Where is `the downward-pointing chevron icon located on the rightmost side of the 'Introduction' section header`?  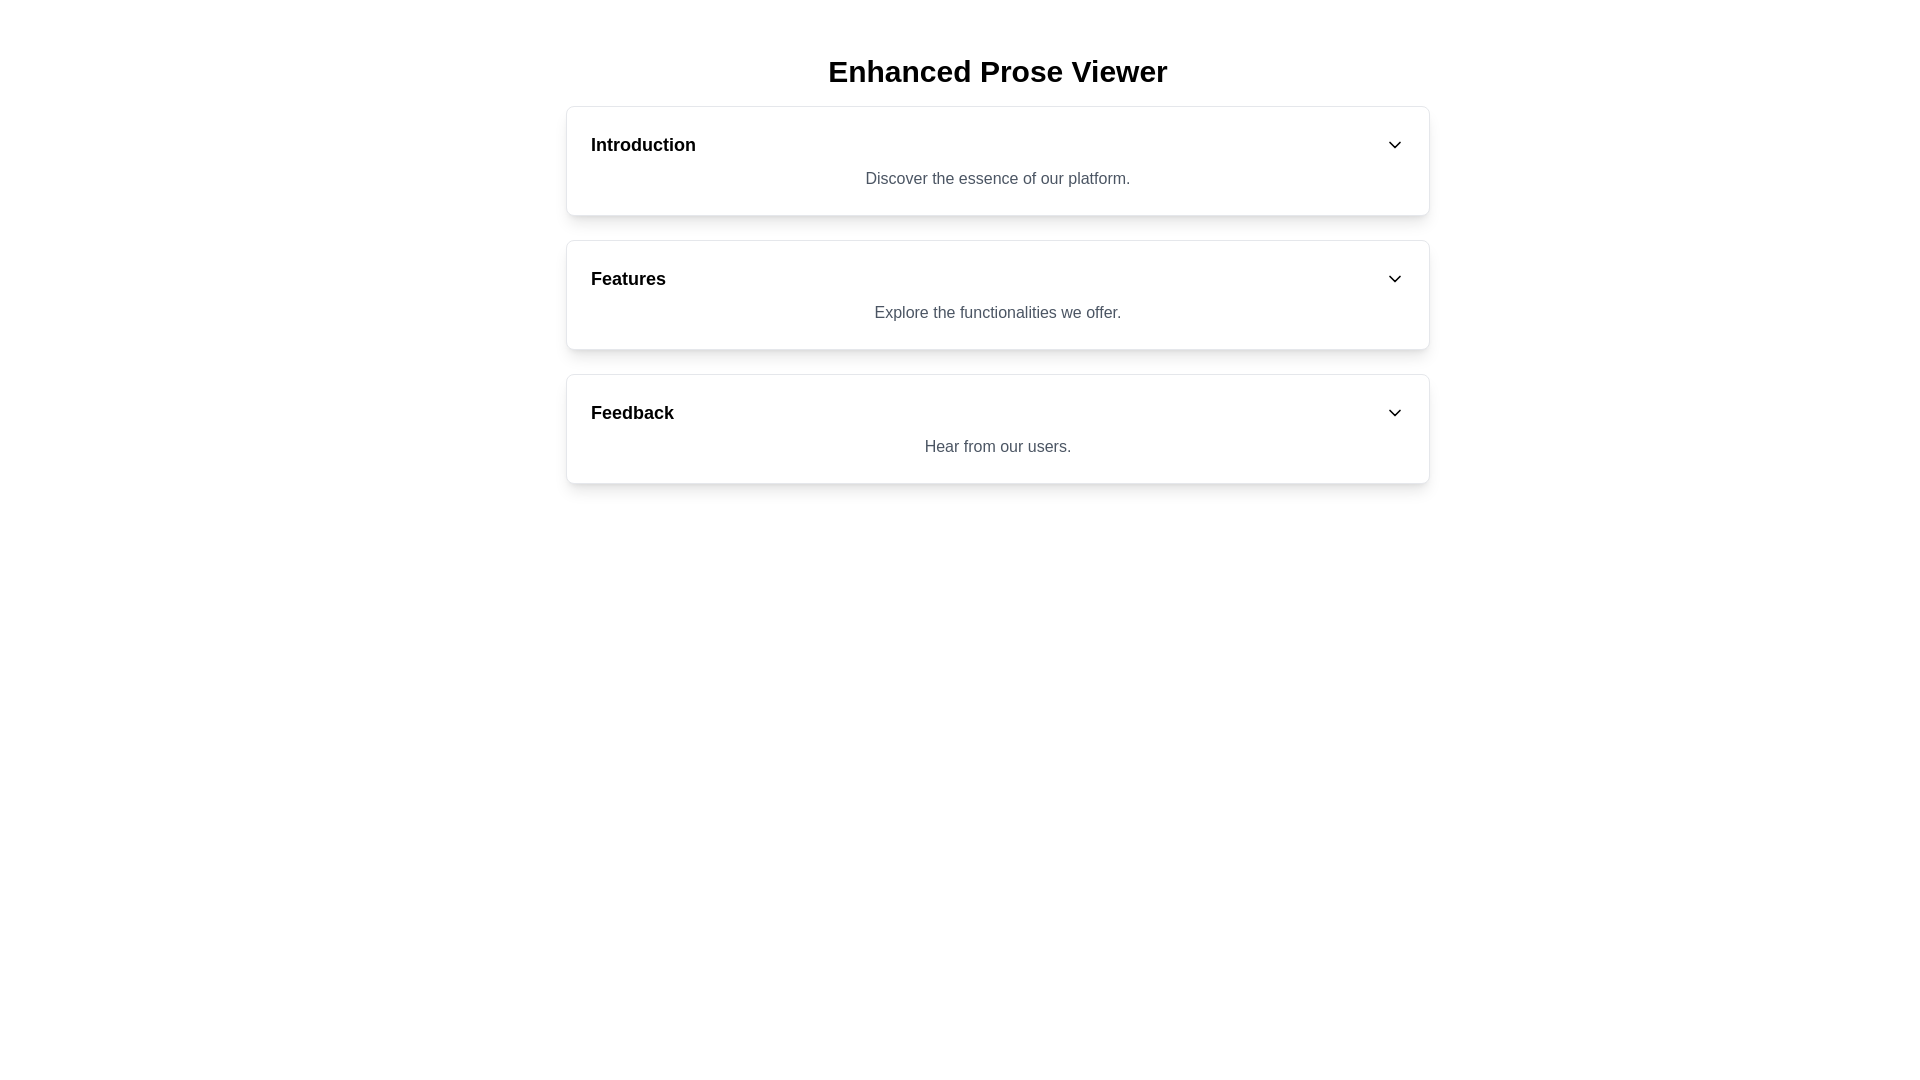
the downward-pointing chevron icon located on the rightmost side of the 'Introduction' section header is located at coordinates (1394, 144).